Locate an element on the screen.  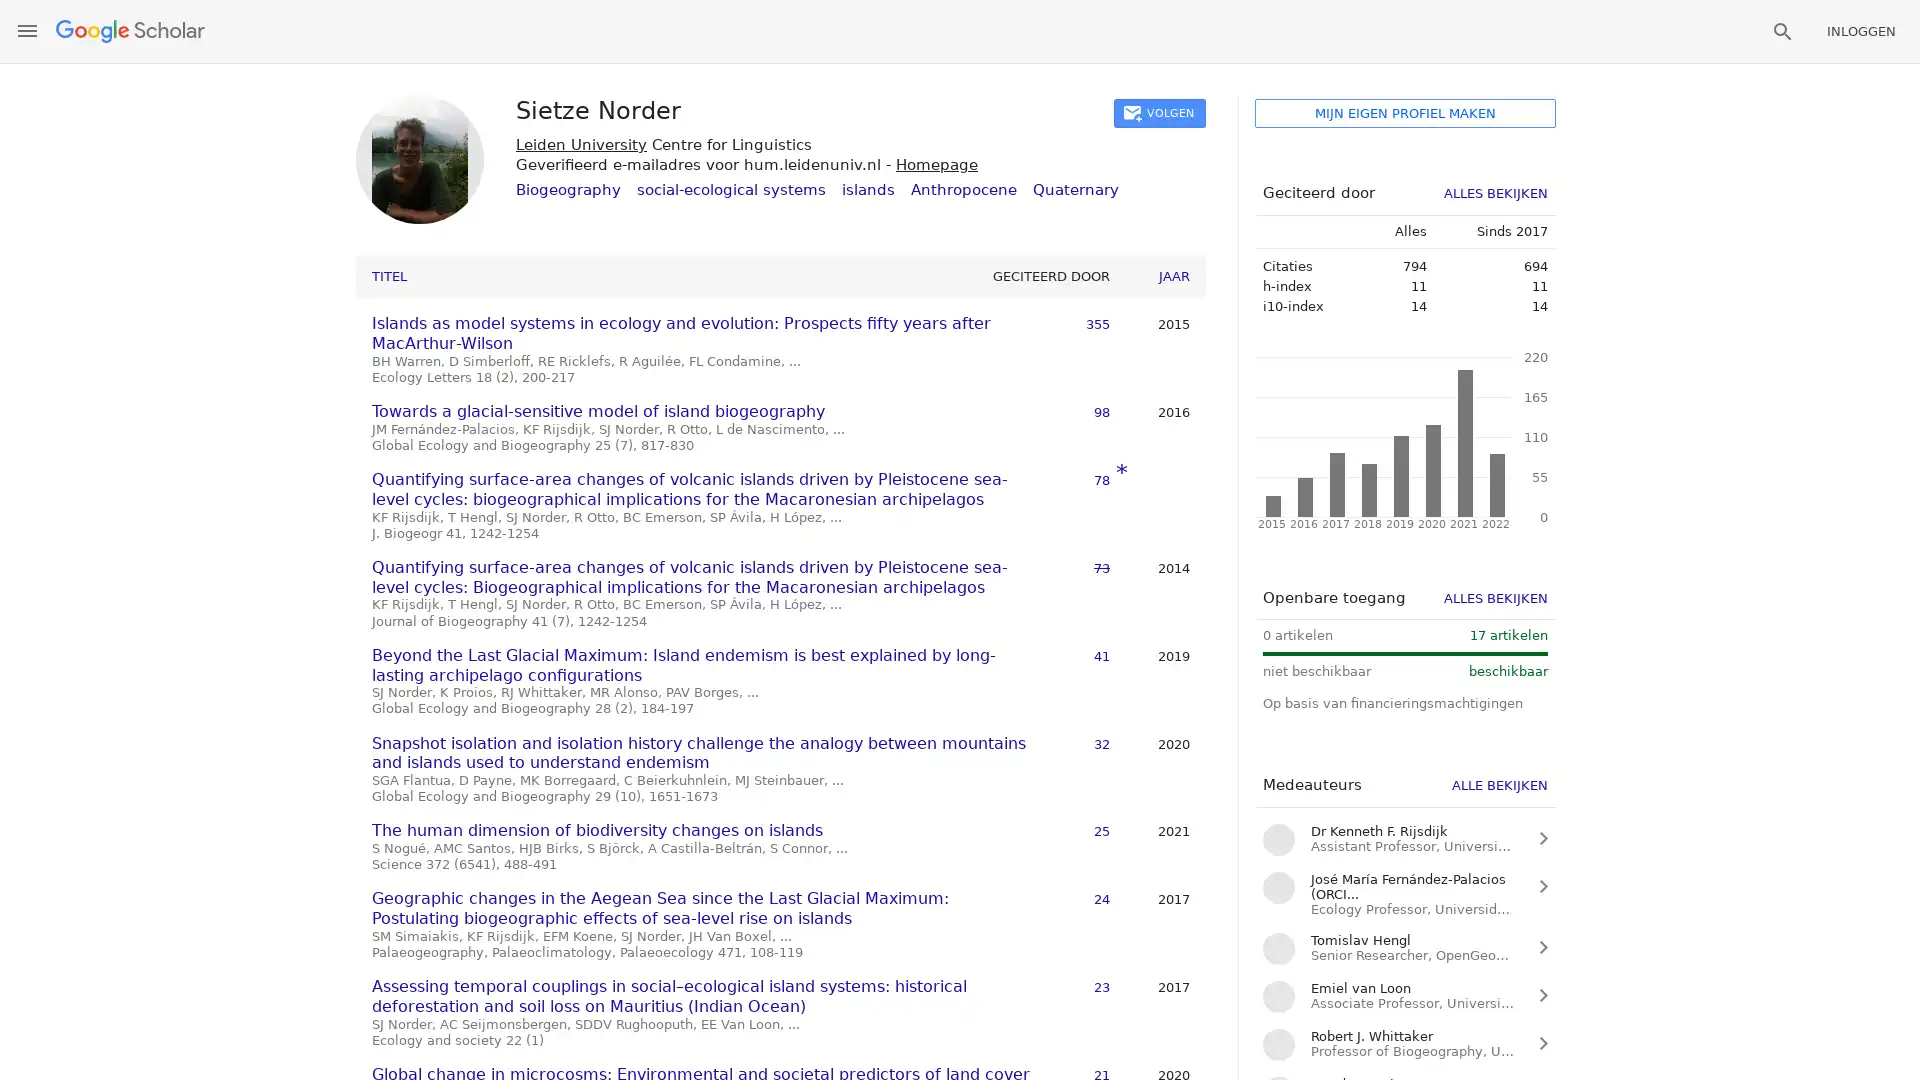
VOLGEN is located at coordinates (1160, 113).